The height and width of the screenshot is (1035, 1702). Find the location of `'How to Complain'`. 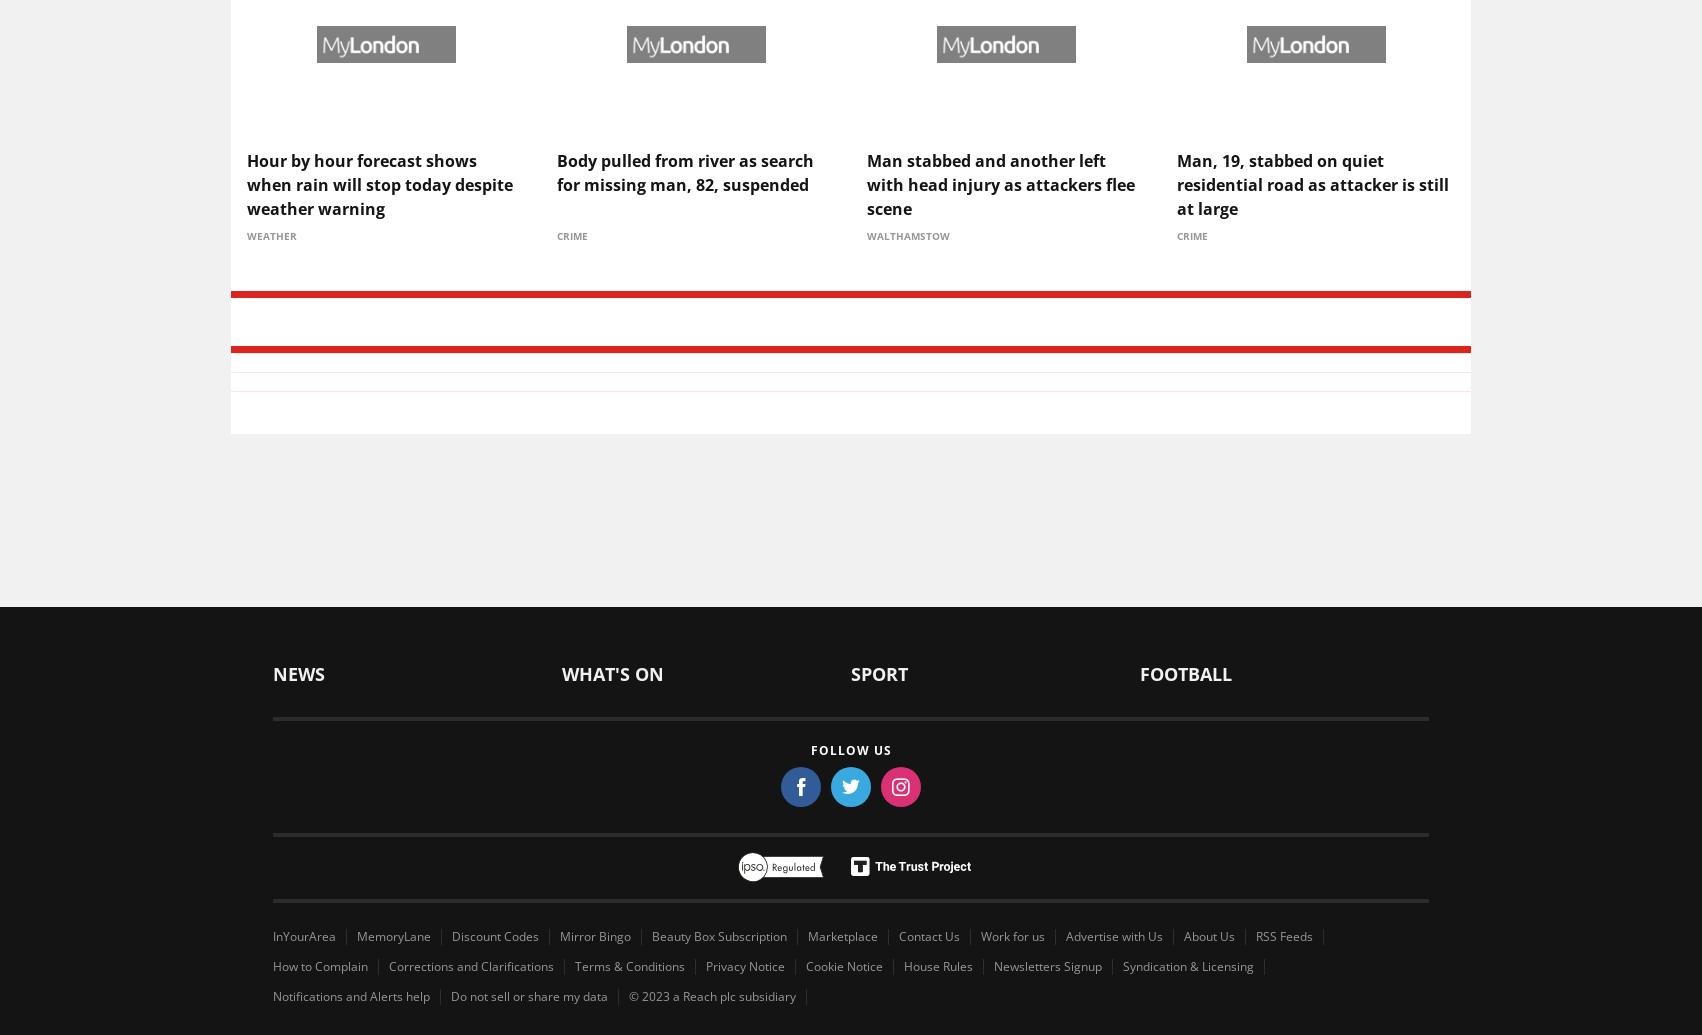

'How to Complain' is located at coordinates (320, 964).